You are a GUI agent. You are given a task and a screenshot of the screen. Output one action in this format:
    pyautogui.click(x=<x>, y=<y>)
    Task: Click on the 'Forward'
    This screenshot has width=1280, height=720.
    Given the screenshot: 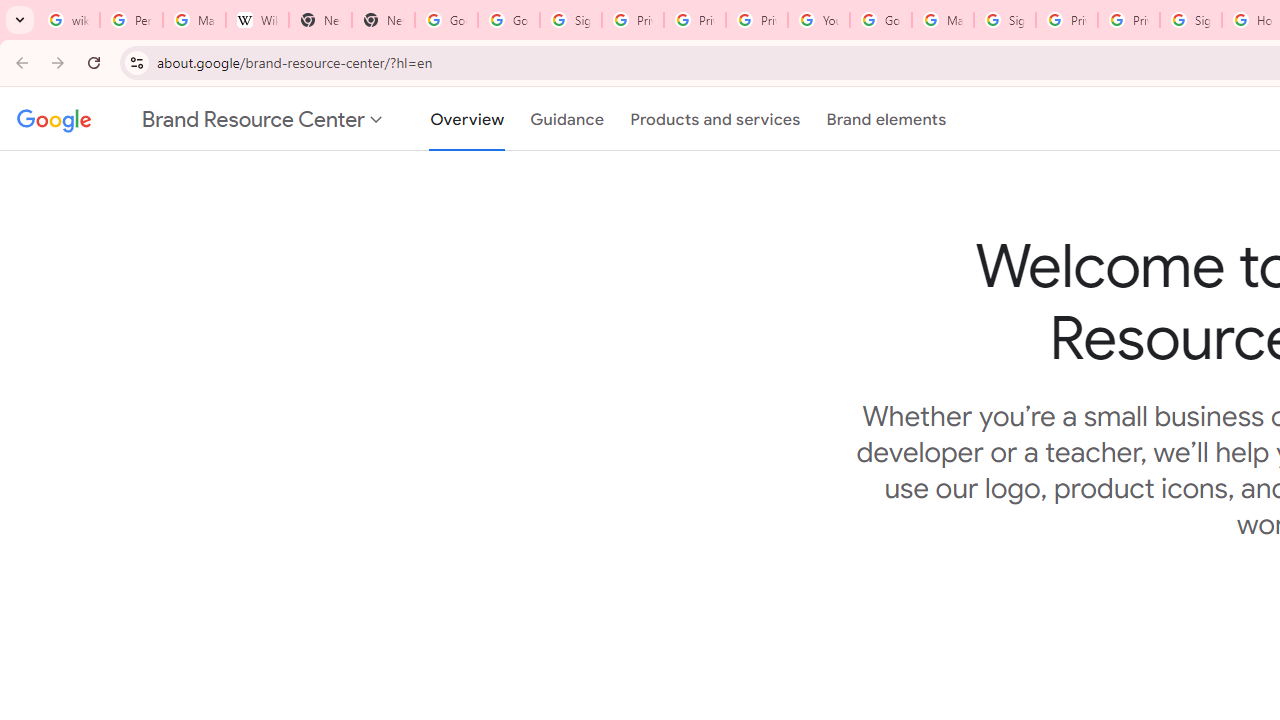 What is the action you would take?
    pyautogui.click(x=58, y=61)
    